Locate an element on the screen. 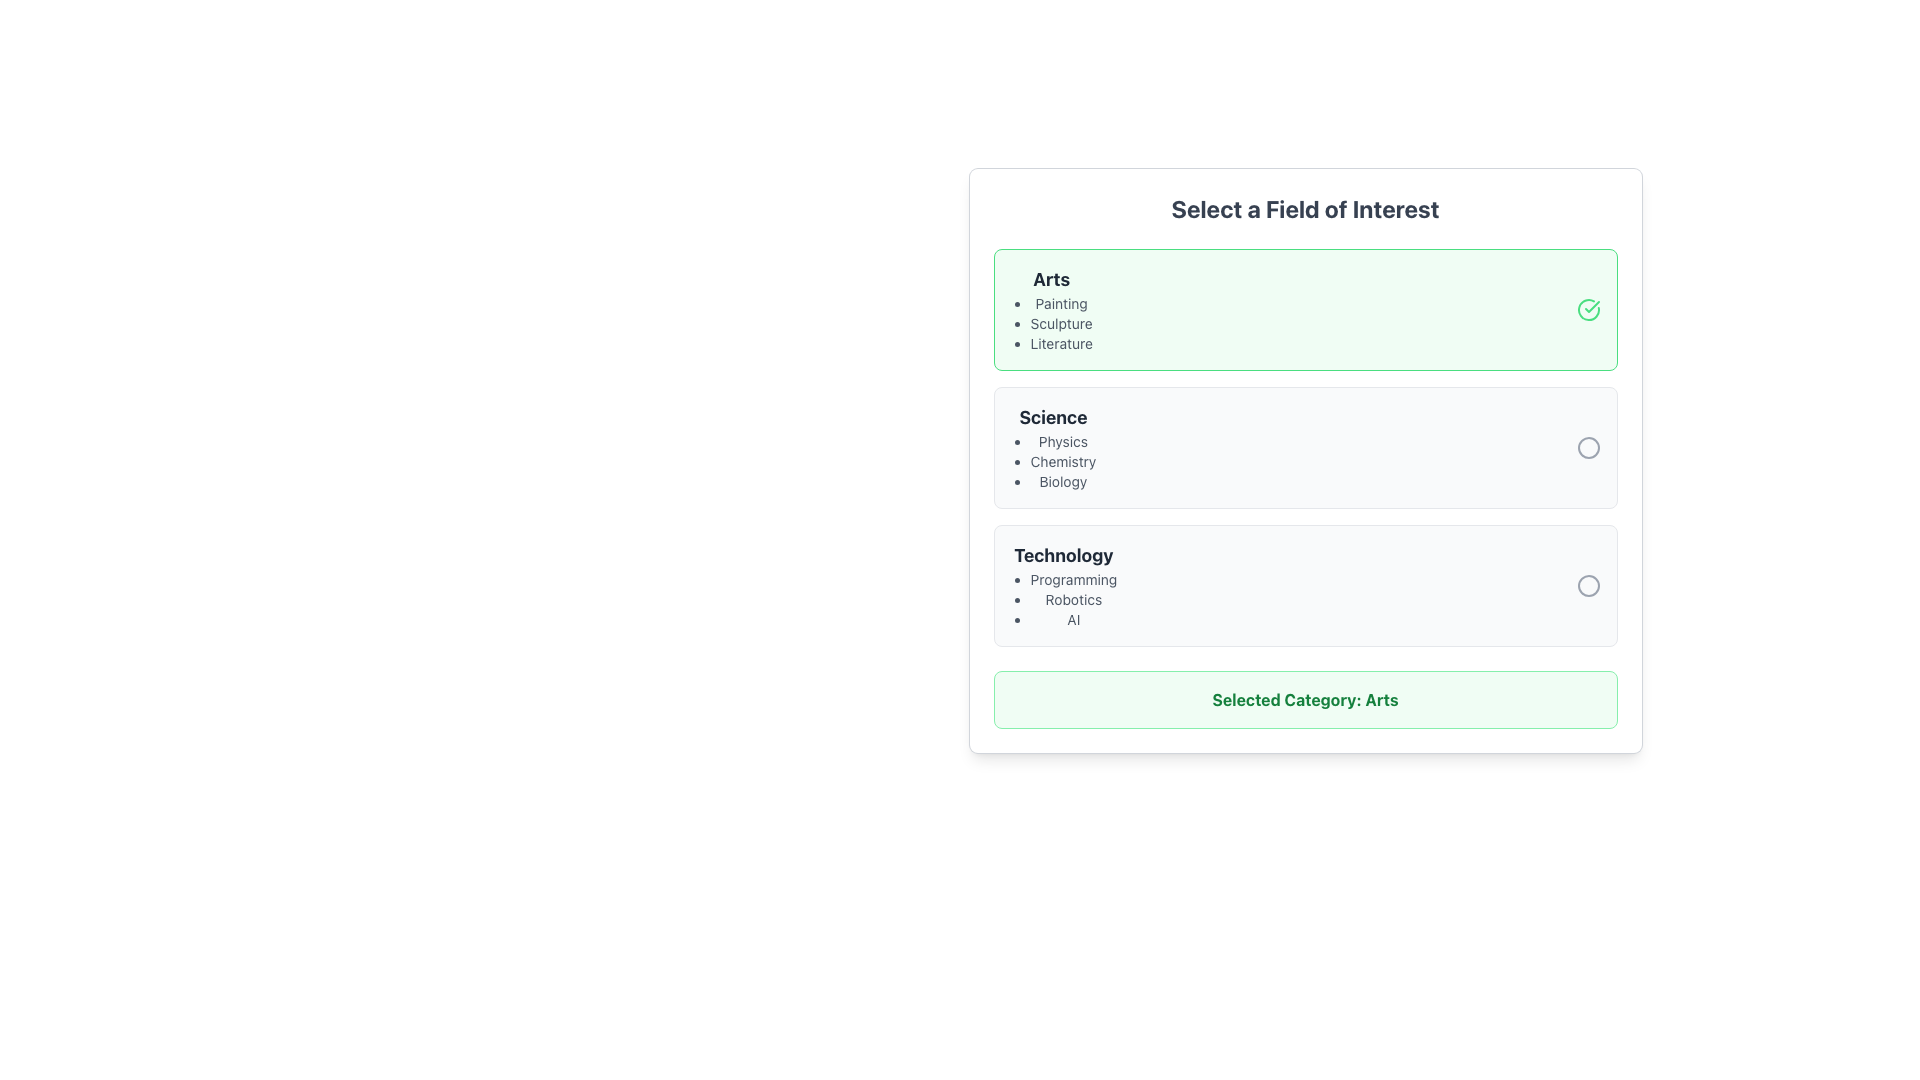 This screenshot has height=1080, width=1920. text label displaying 'Chemistry' which is the second item in the bulleted list under the 'Science' section is located at coordinates (1062, 462).